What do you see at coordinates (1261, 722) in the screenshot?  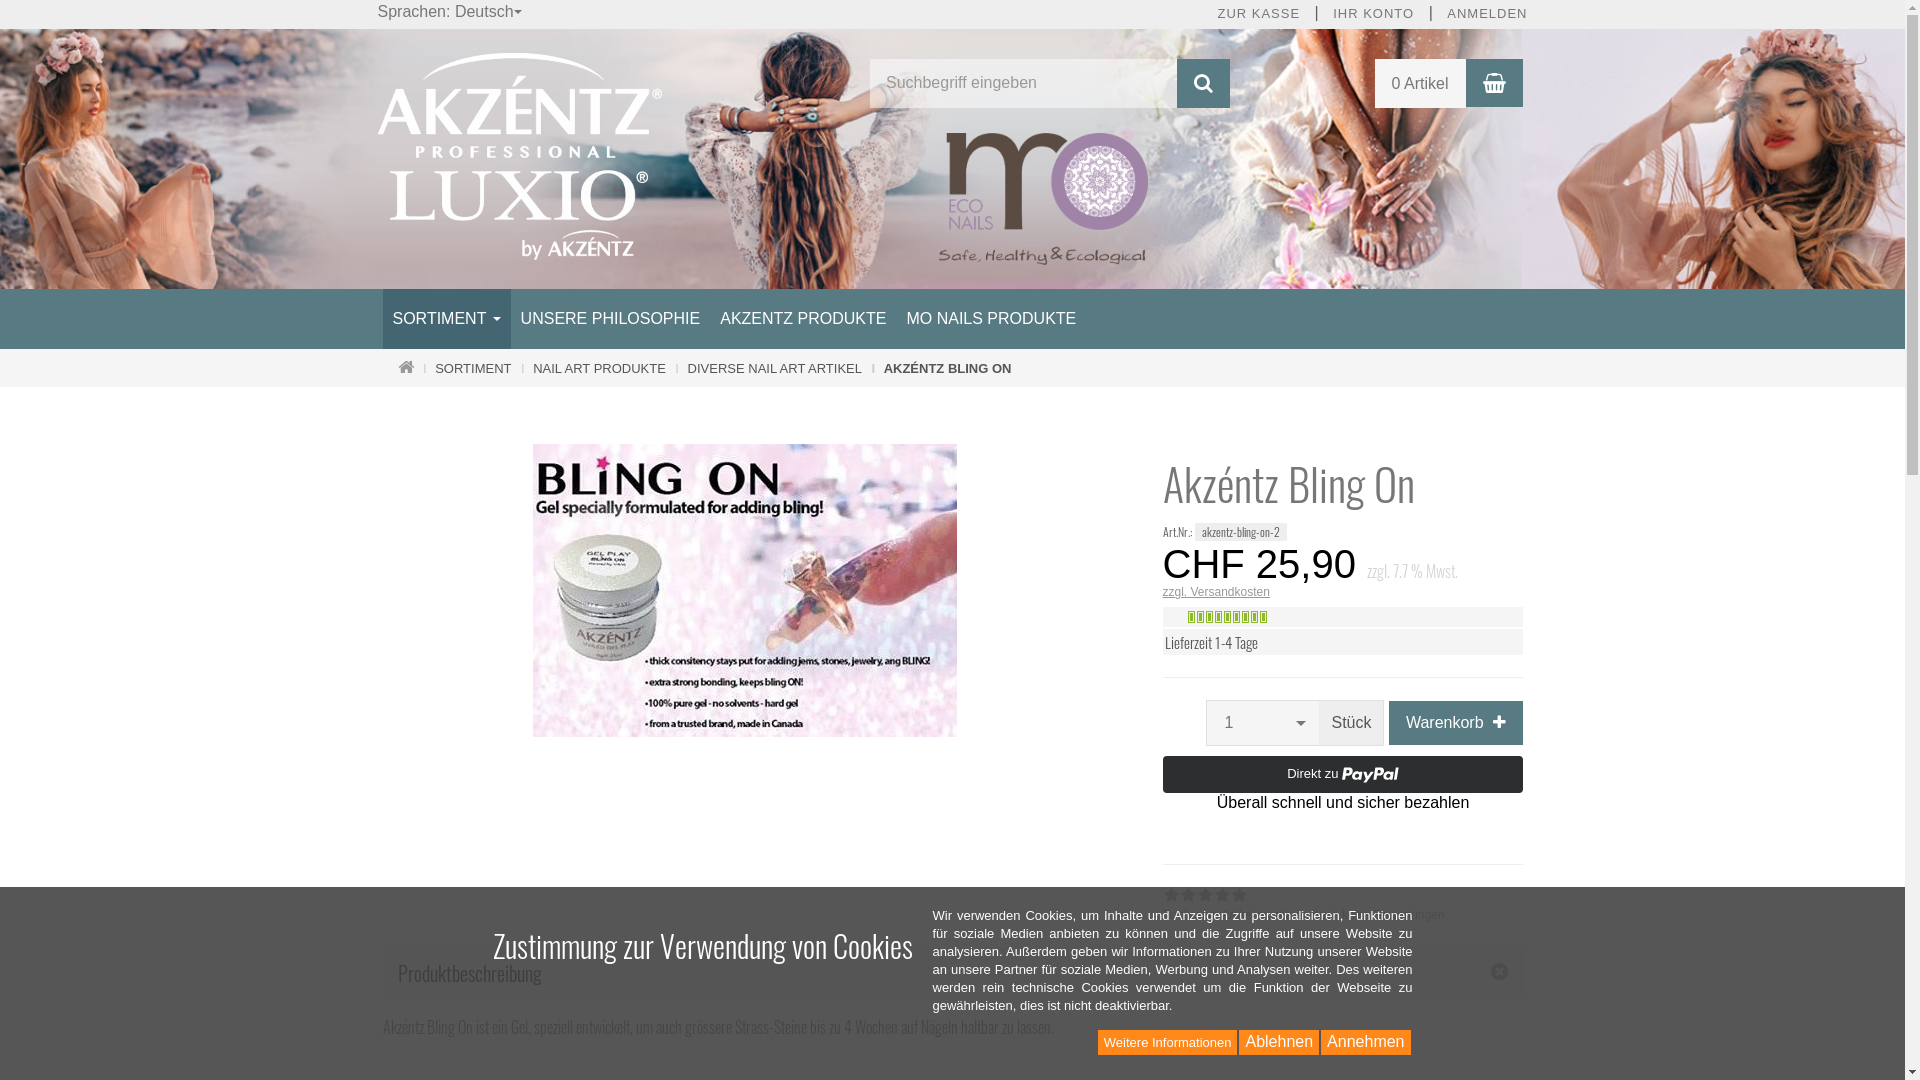 I see `'1'` at bounding box center [1261, 722].